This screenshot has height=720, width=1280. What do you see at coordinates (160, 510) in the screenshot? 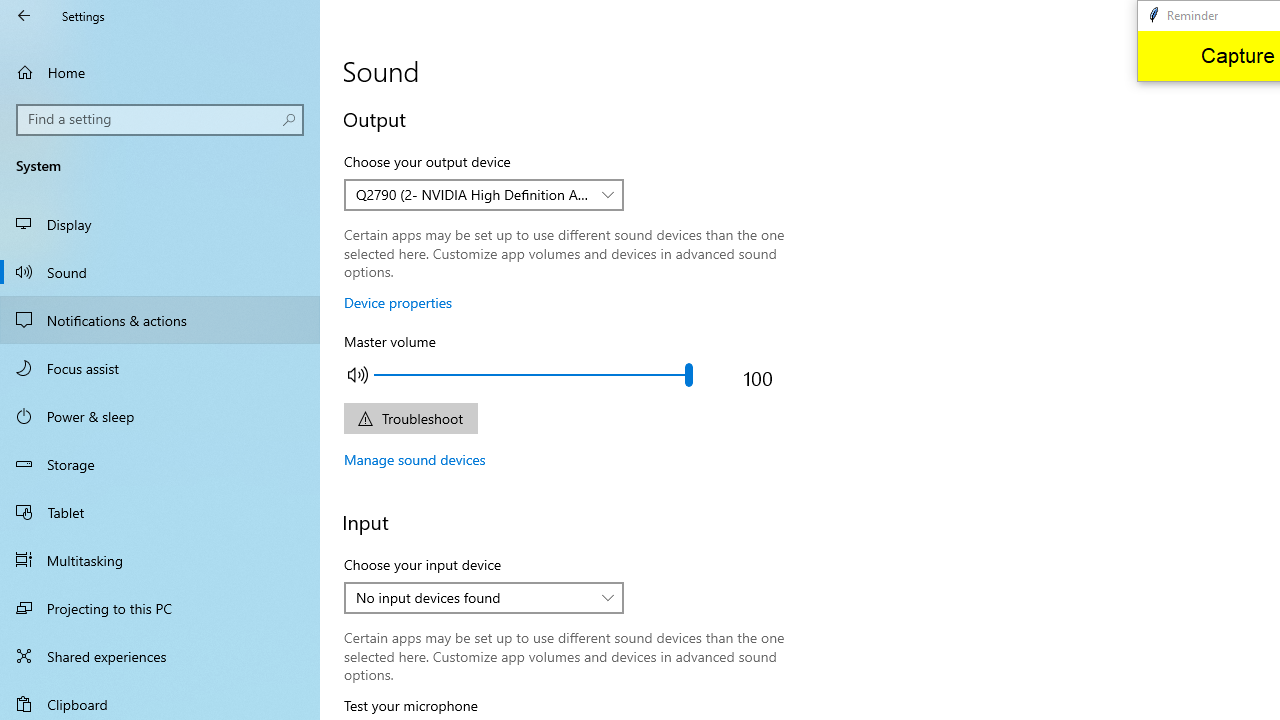
I see `'Tablet'` at bounding box center [160, 510].